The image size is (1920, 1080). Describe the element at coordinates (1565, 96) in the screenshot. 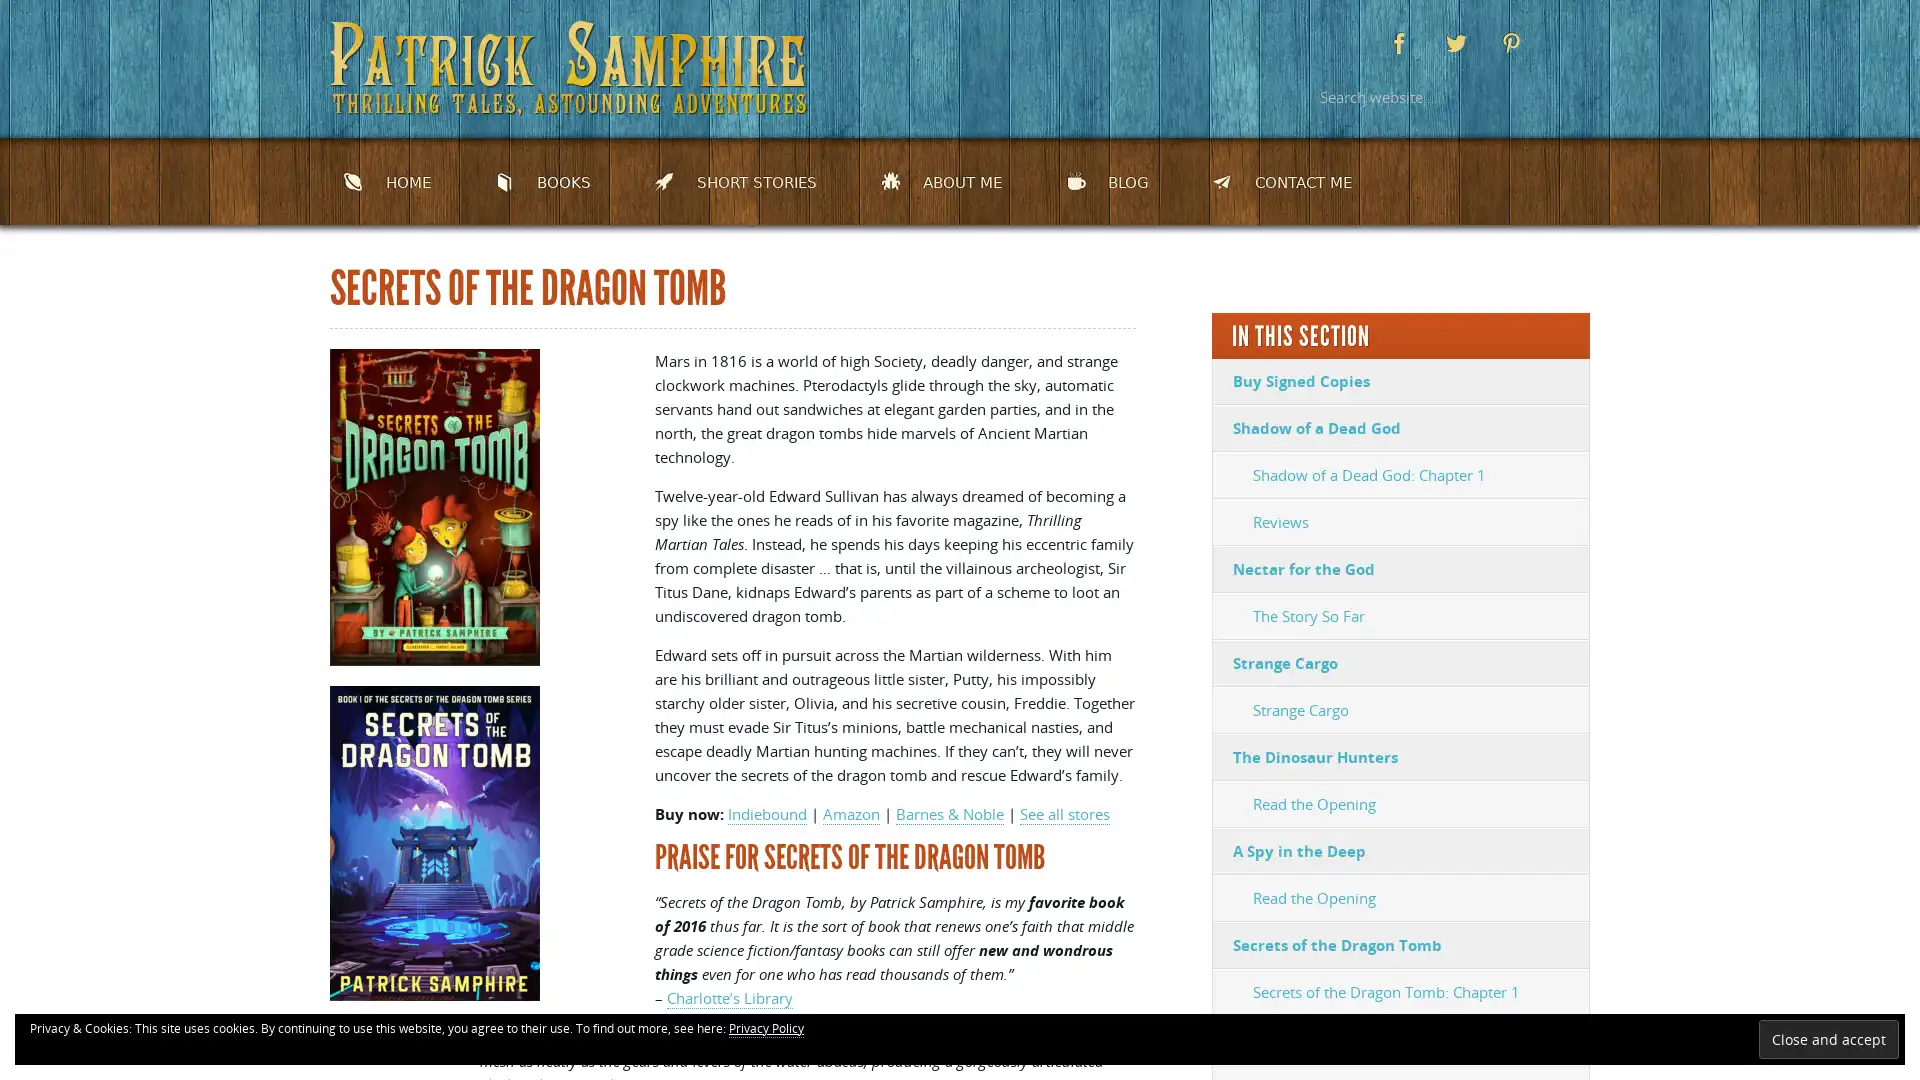

I see `Search` at that location.